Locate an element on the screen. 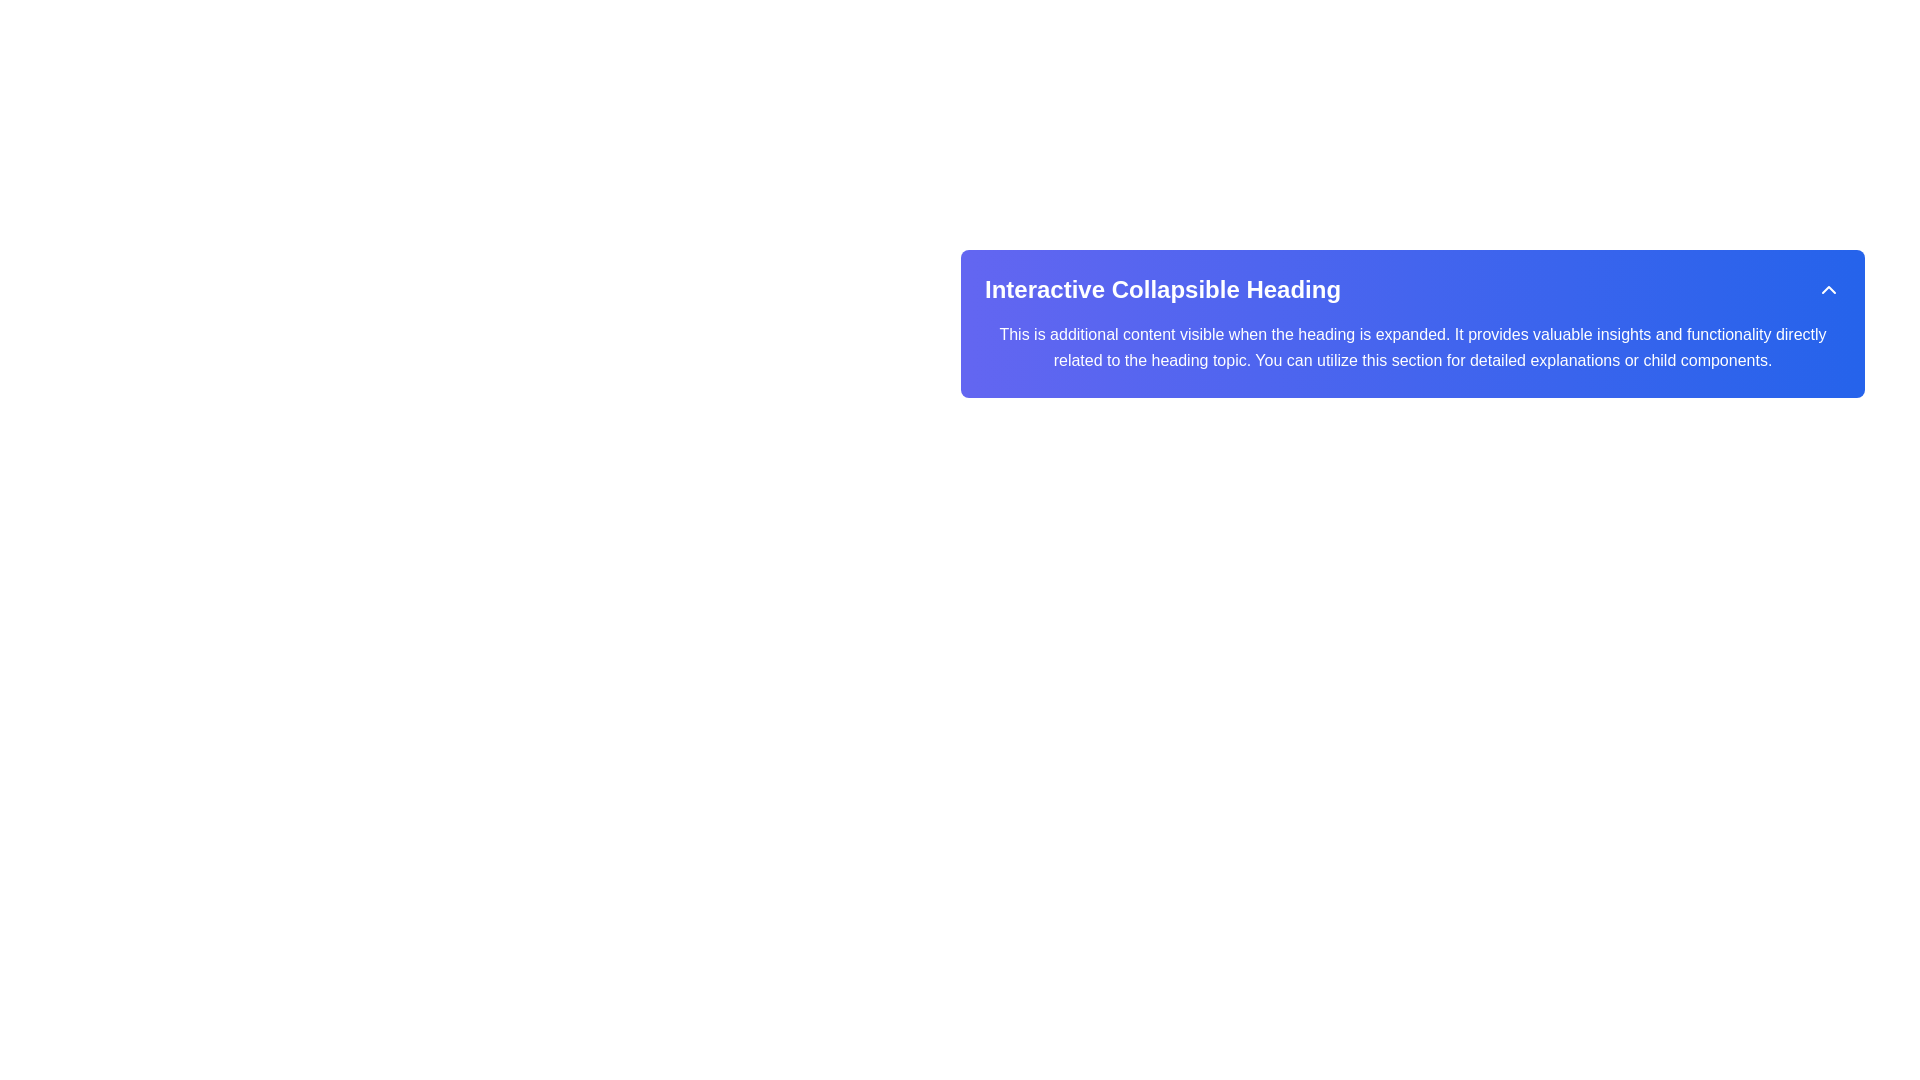  the collapsible toggle icon located on the right side of the blue header labeled 'Interactive Collapsible Heading' is located at coordinates (1828, 289).